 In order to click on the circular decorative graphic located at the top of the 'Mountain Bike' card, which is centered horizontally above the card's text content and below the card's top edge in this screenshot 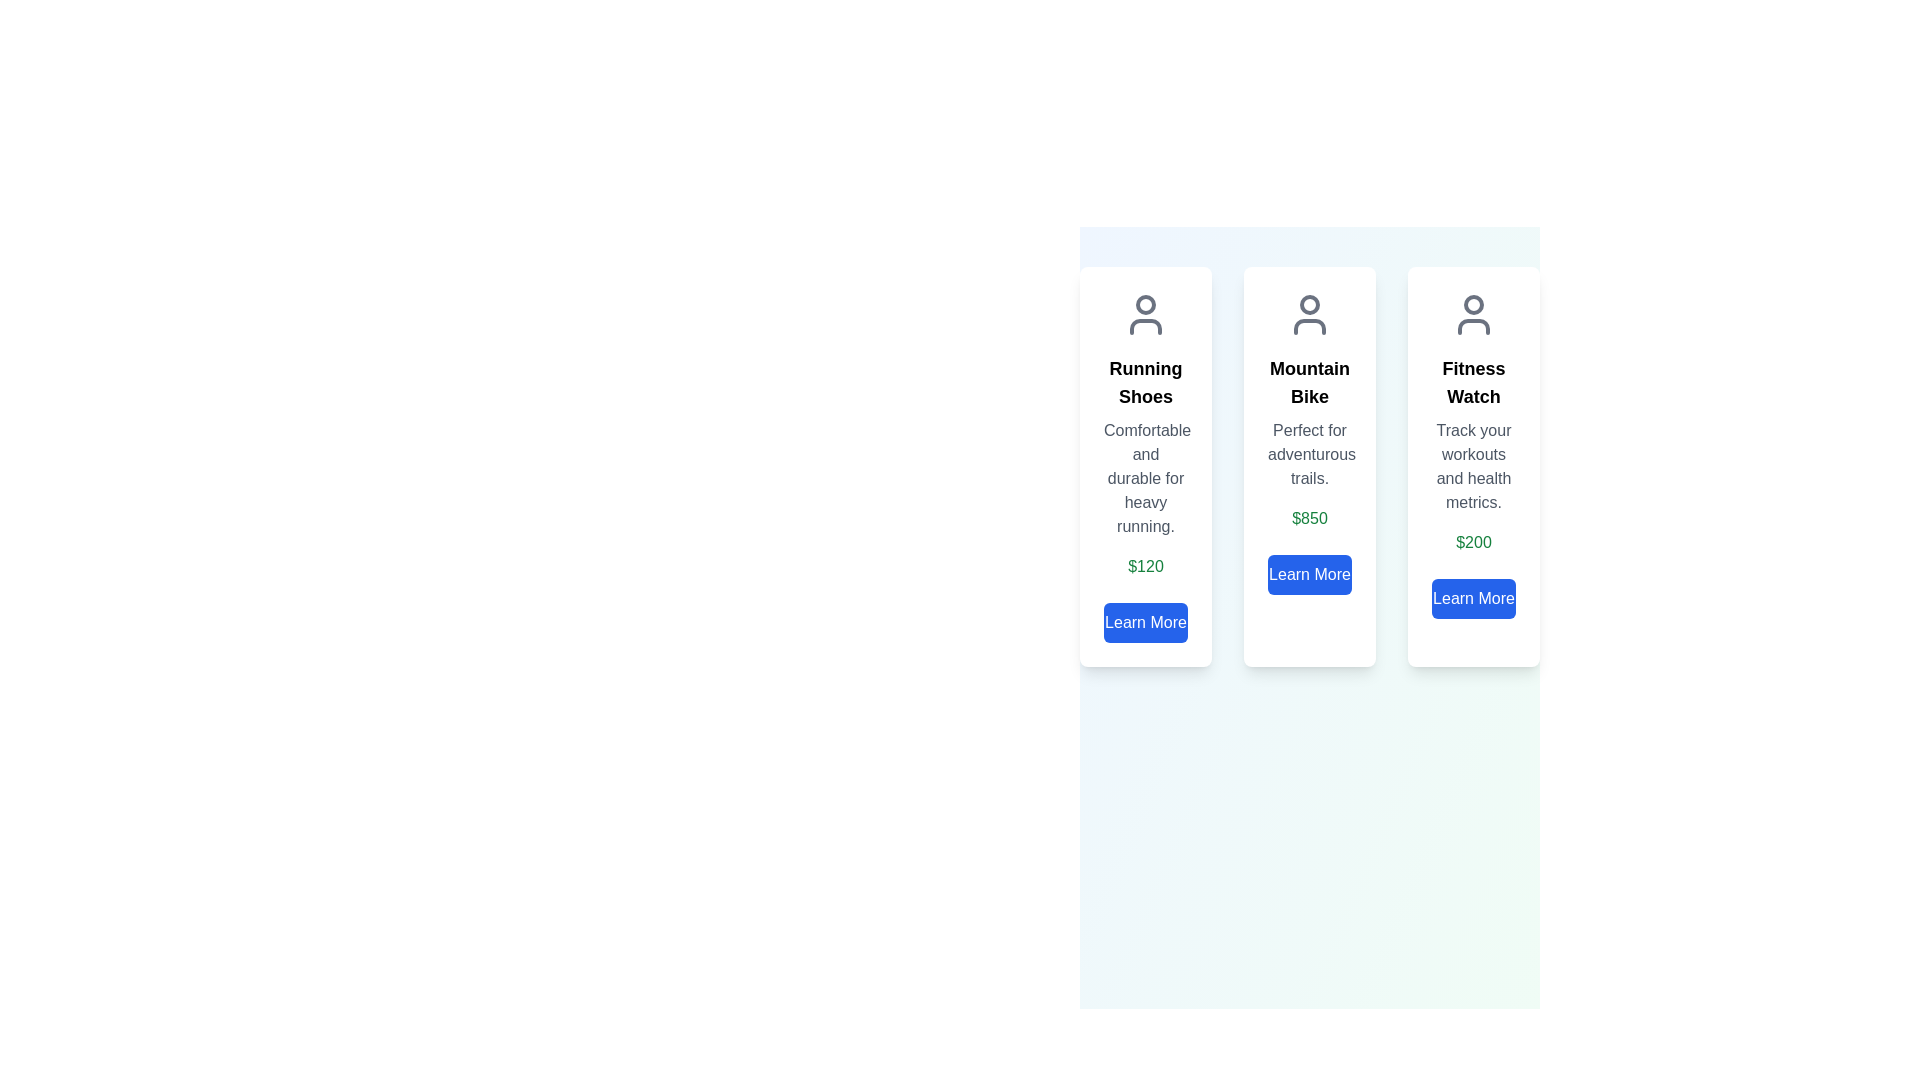, I will do `click(1310, 304)`.